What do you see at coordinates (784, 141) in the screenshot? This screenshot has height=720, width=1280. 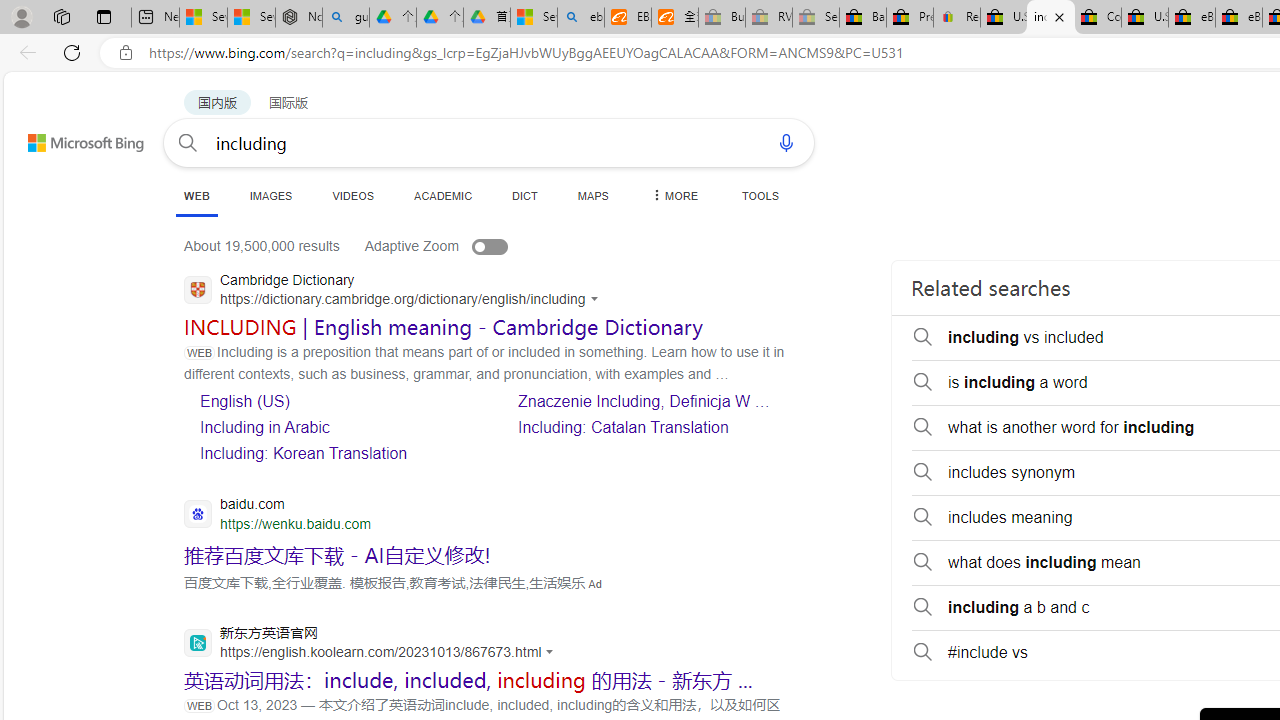 I see `'Search using voice'` at bounding box center [784, 141].